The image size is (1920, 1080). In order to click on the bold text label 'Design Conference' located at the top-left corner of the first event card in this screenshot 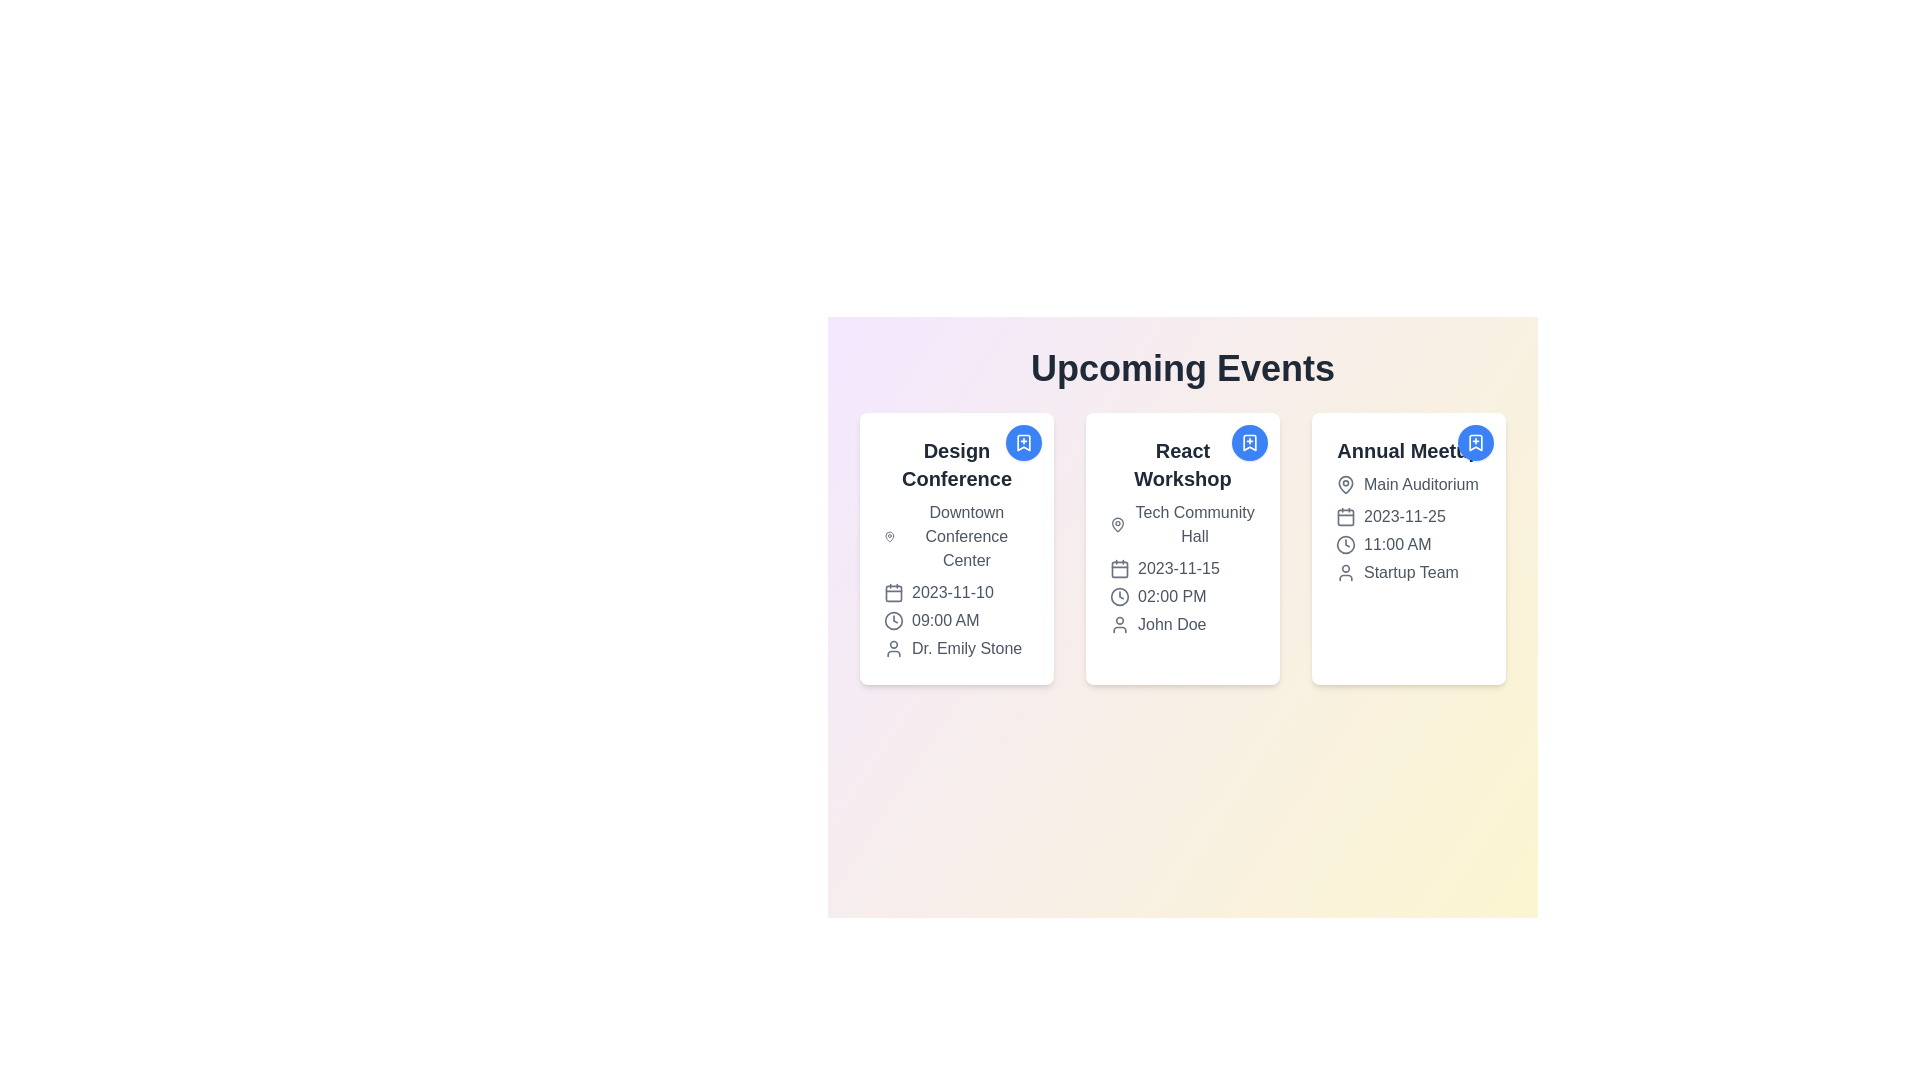, I will do `click(955, 465)`.